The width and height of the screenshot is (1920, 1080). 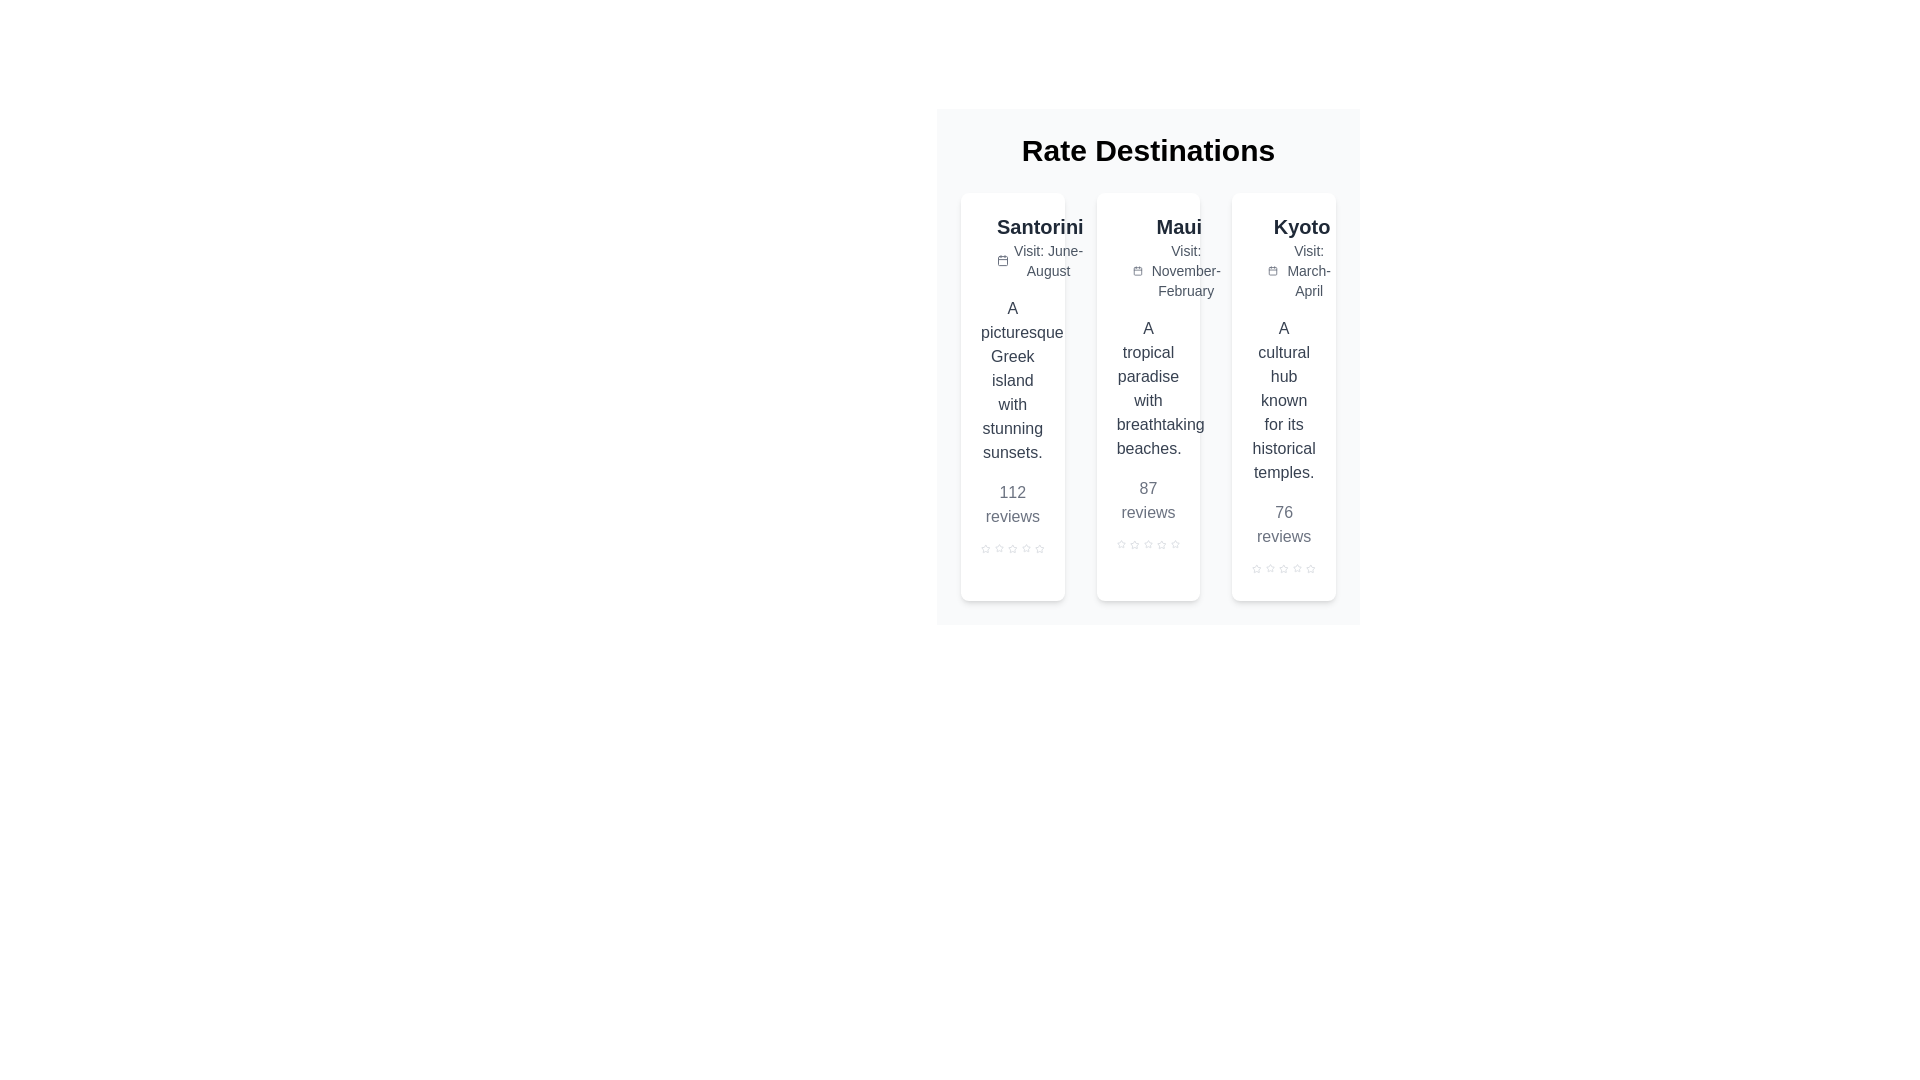 What do you see at coordinates (1148, 500) in the screenshot?
I see `the label indicating the number of reviews for the 'Maui' item in the 'Rate Destinations' section, located below the description 'A tropical paradise with breathtaking beaches.'` at bounding box center [1148, 500].